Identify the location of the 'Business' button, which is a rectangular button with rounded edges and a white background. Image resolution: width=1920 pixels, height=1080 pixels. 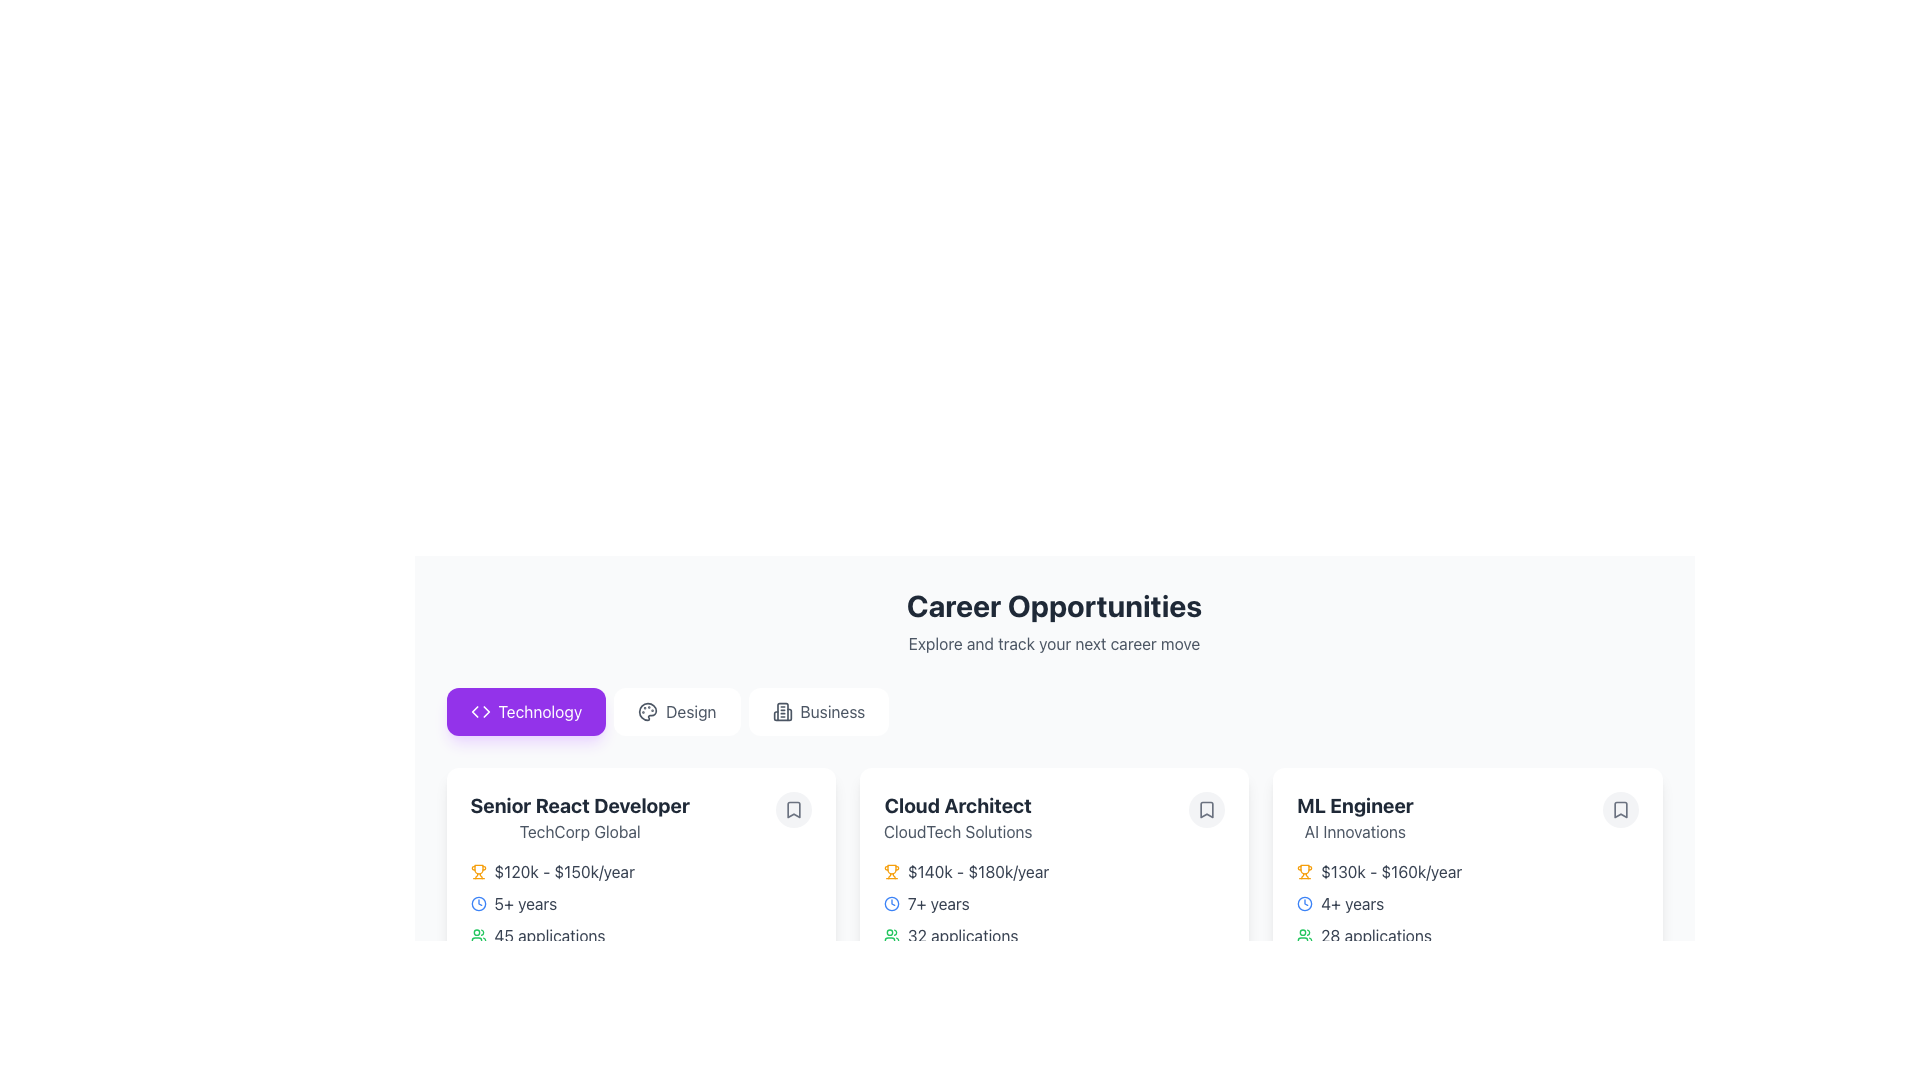
(818, 711).